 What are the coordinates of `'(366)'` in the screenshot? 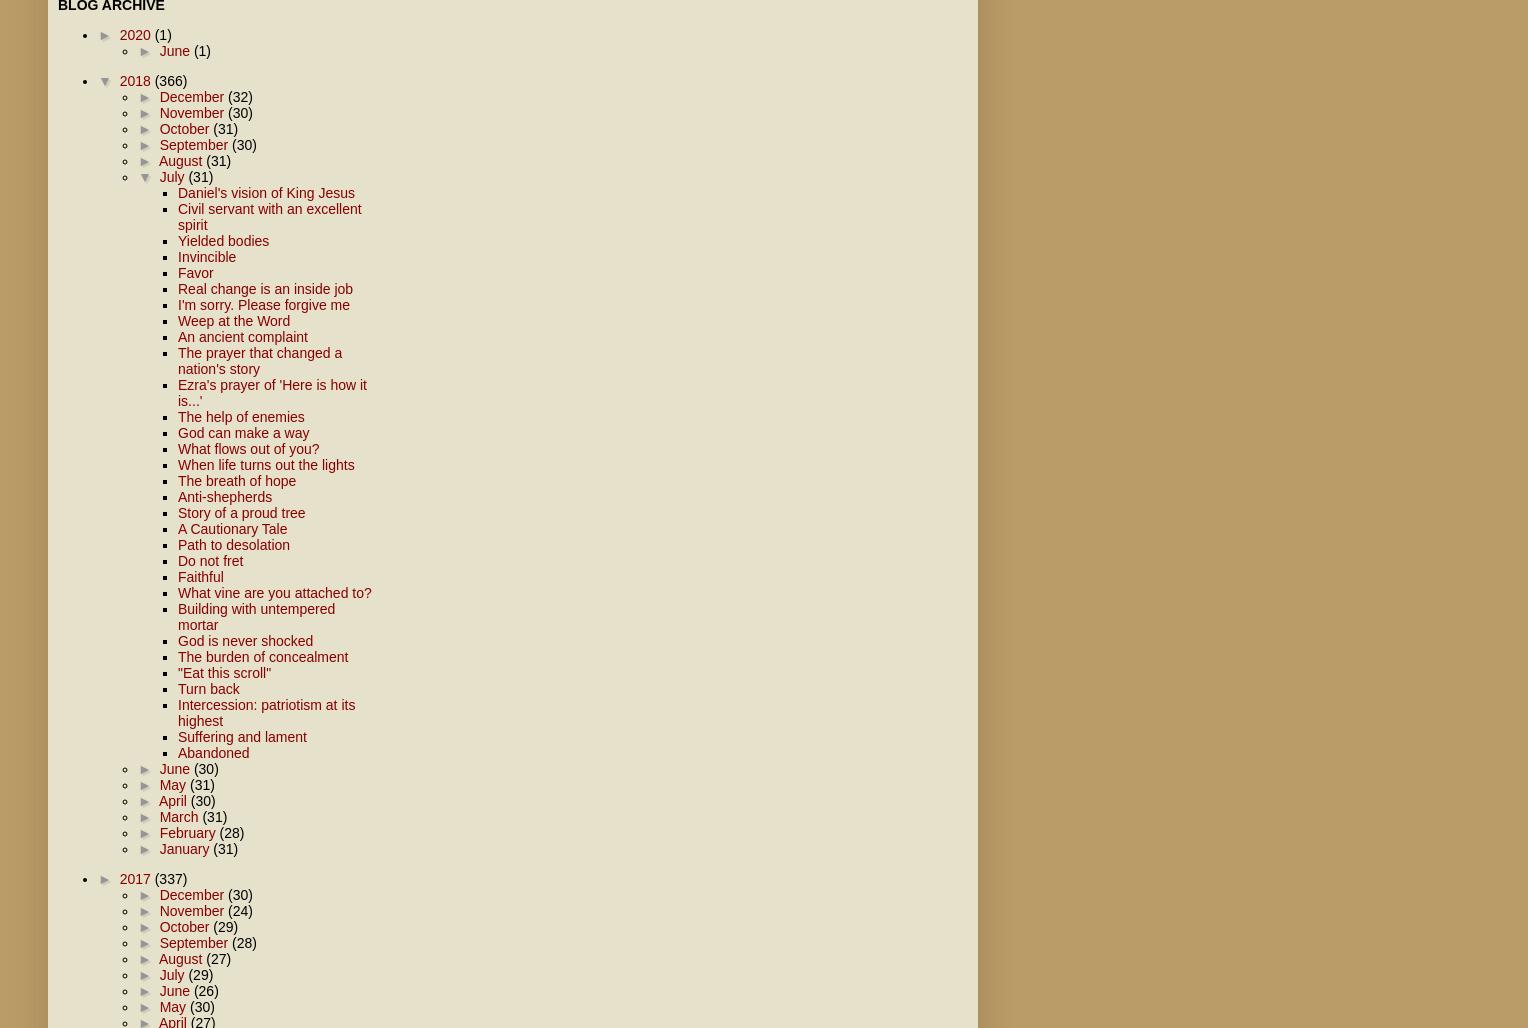 It's located at (170, 80).